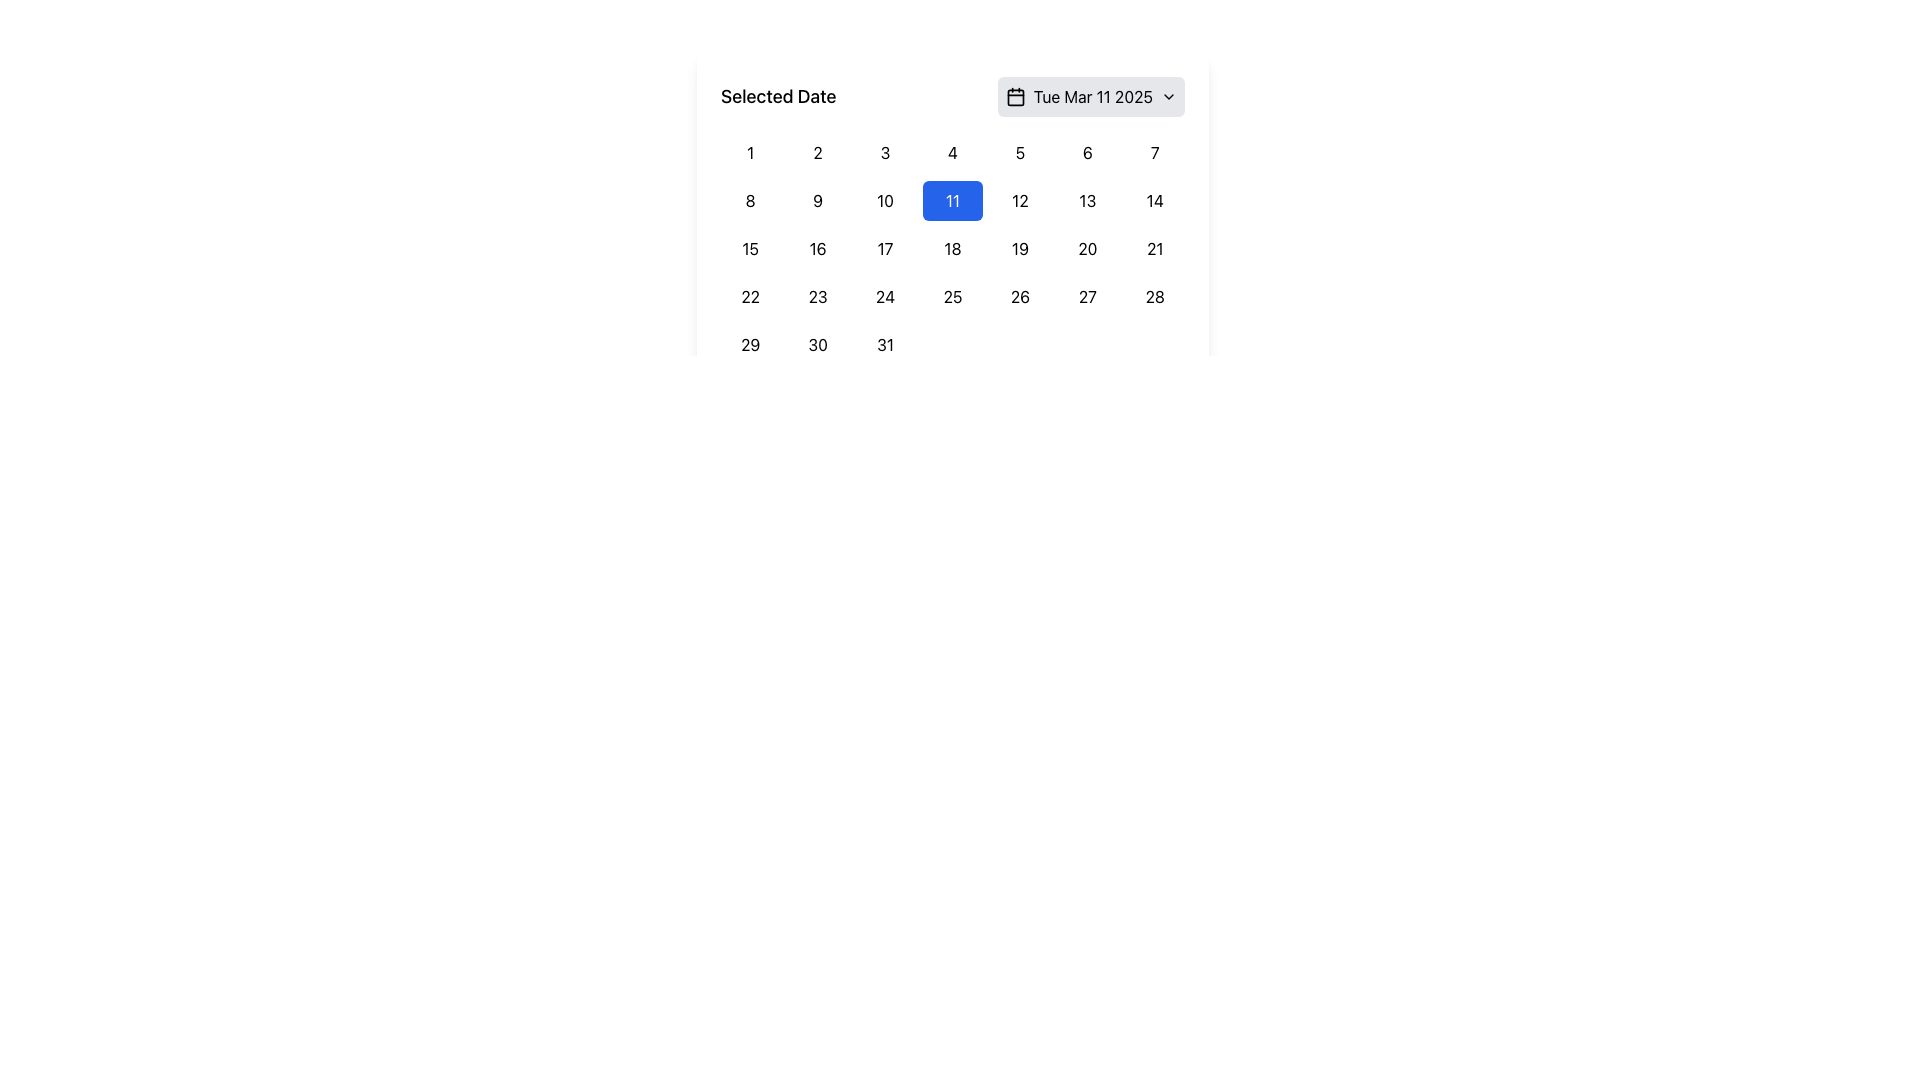  I want to click on the Day cell representing the 8th day in the calendar interface, located in the second row and first column of the grid layout, so click(749, 200).